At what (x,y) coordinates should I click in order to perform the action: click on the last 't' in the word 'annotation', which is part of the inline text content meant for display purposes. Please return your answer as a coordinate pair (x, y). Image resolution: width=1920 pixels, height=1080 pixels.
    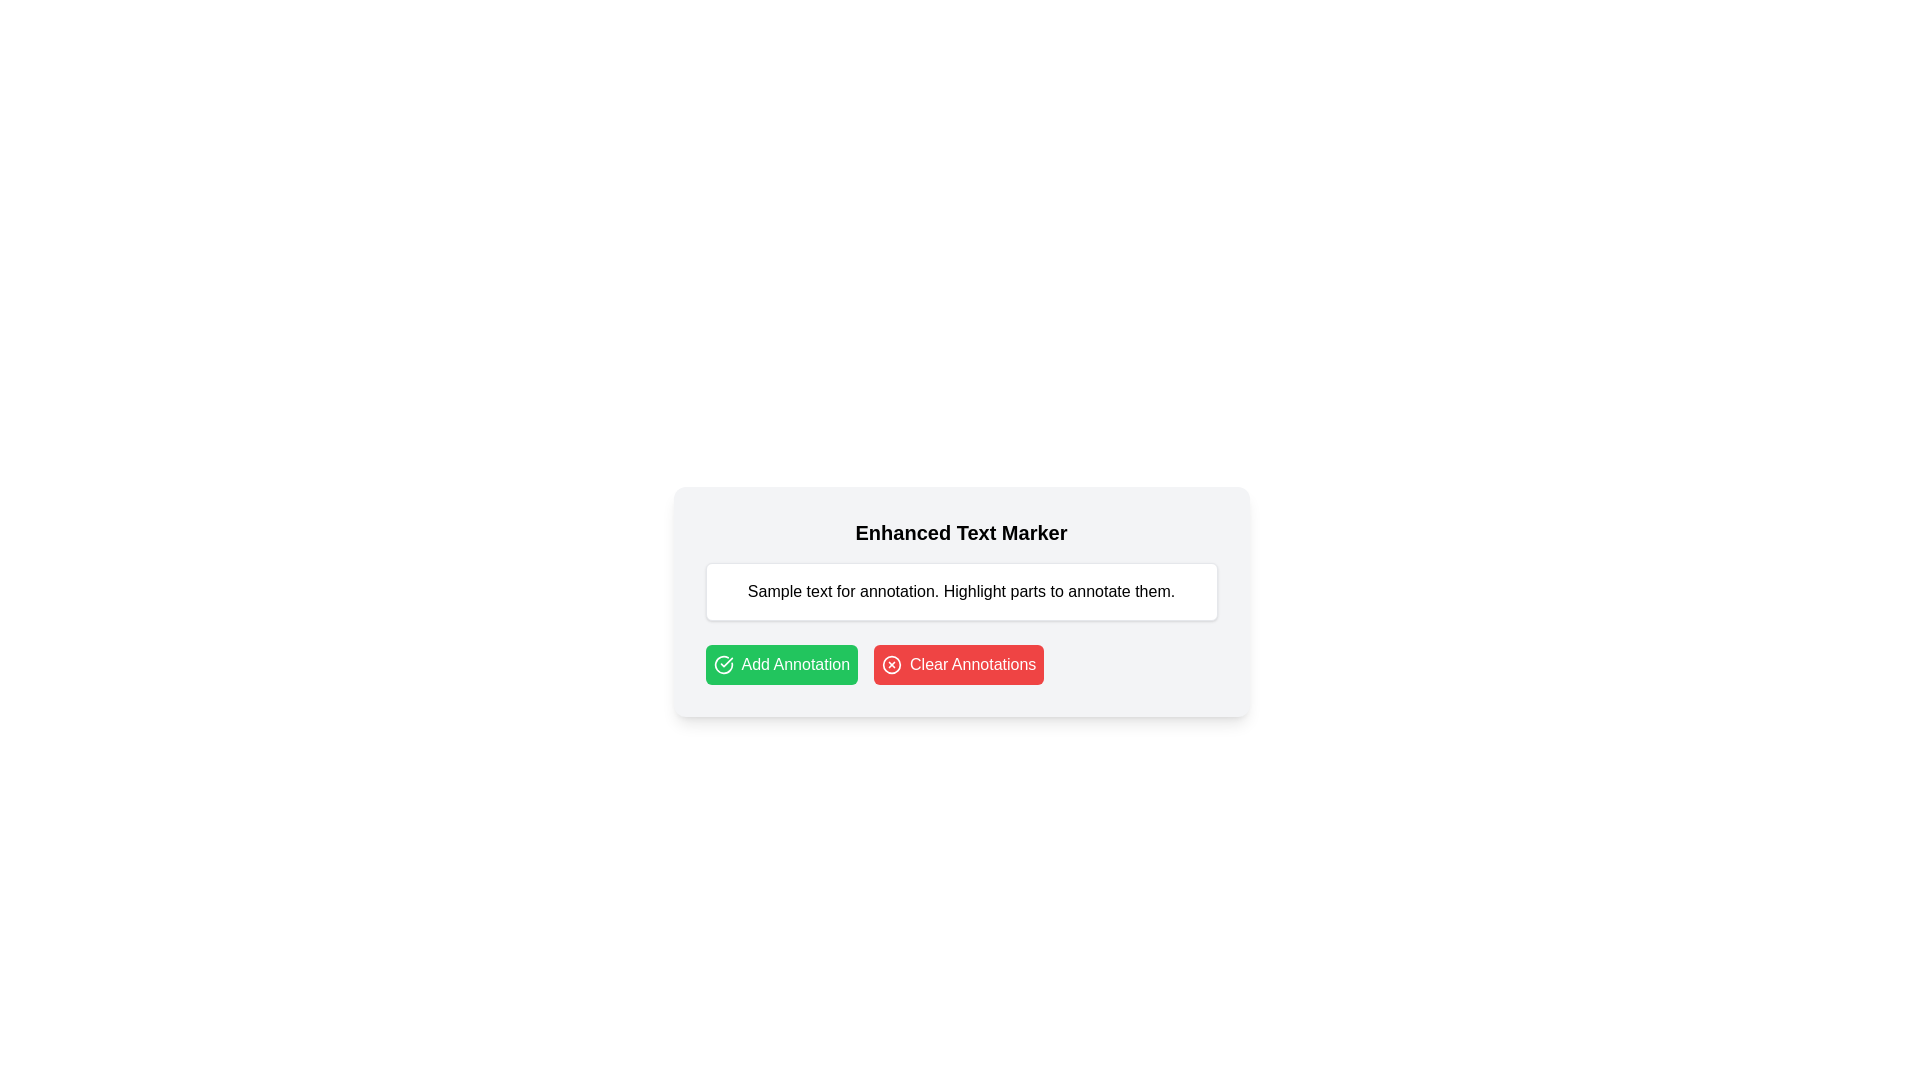
    Looking at the image, I should click on (910, 590).